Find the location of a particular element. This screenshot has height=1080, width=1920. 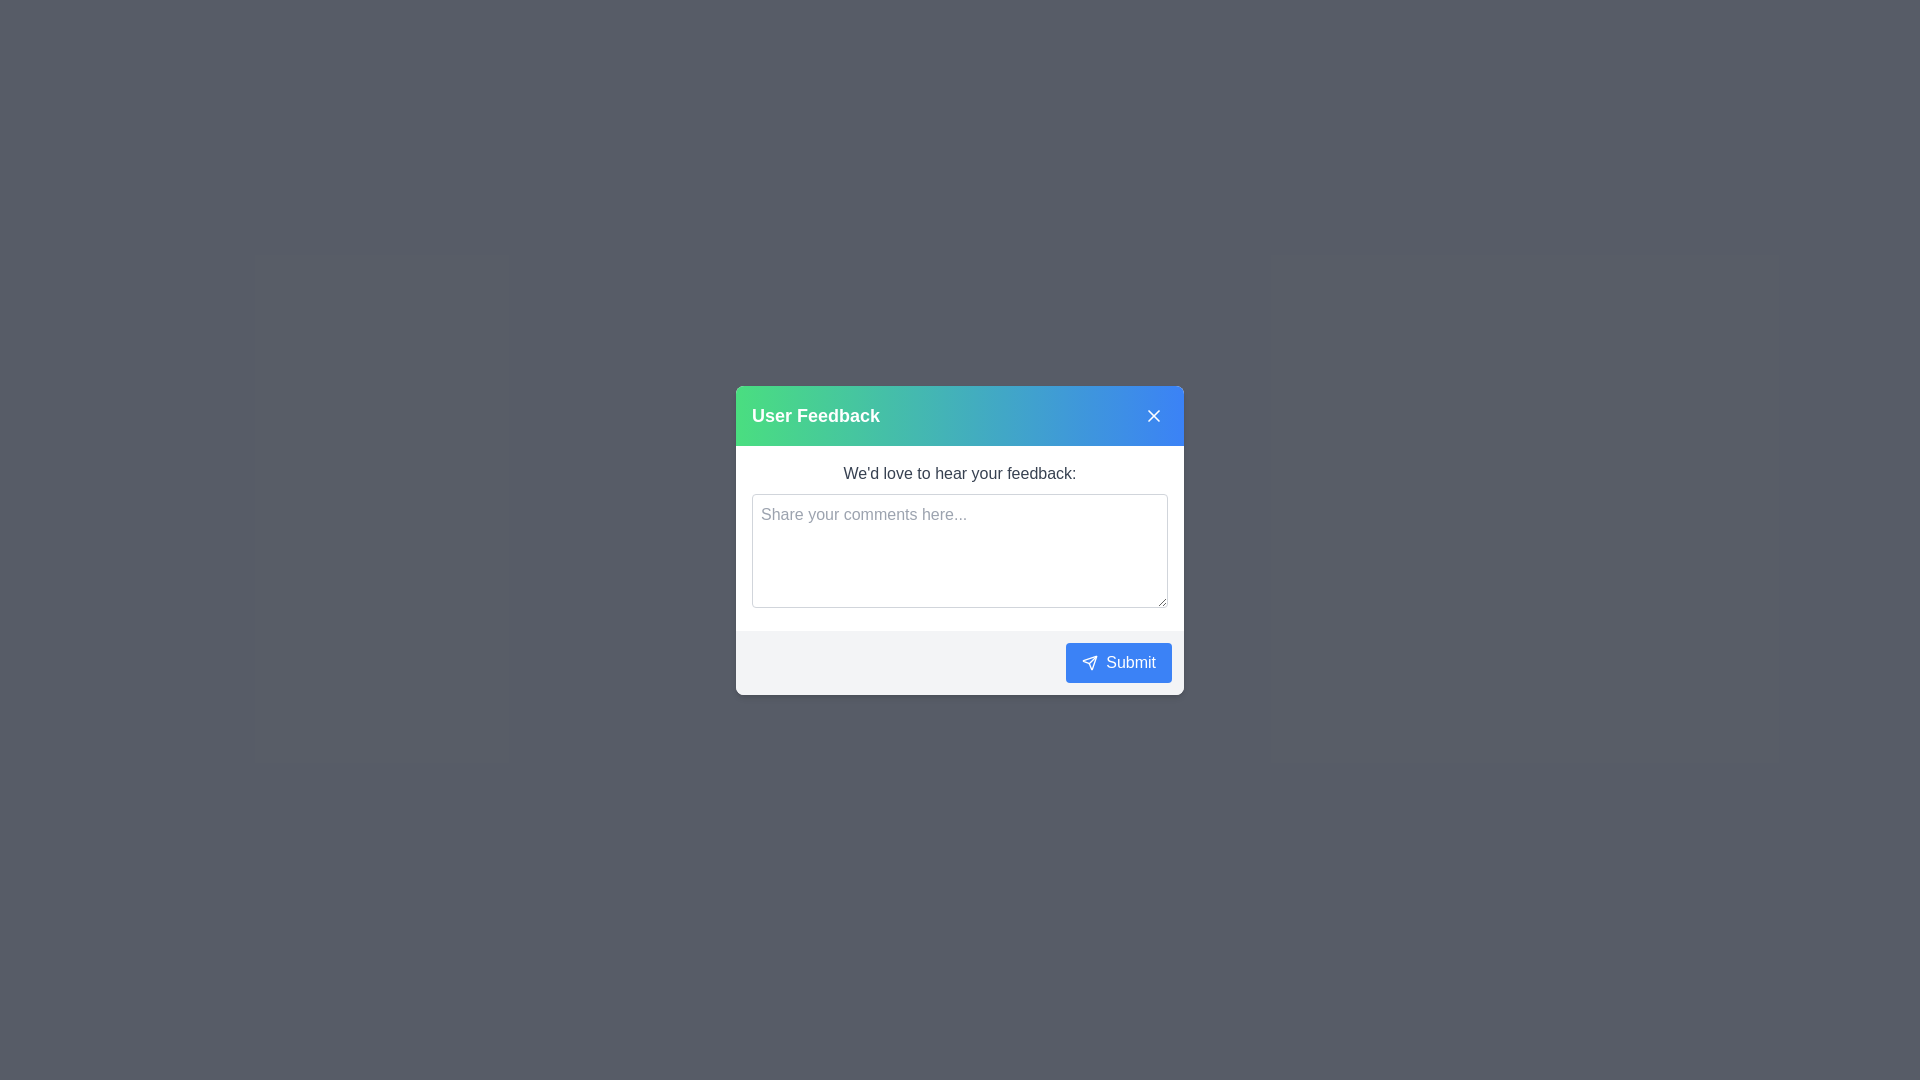

the text label that reads "We'd love to hear your feedback:" located in the modal dialog box below the heading "User Feedback" is located at coordinates (960, 473).